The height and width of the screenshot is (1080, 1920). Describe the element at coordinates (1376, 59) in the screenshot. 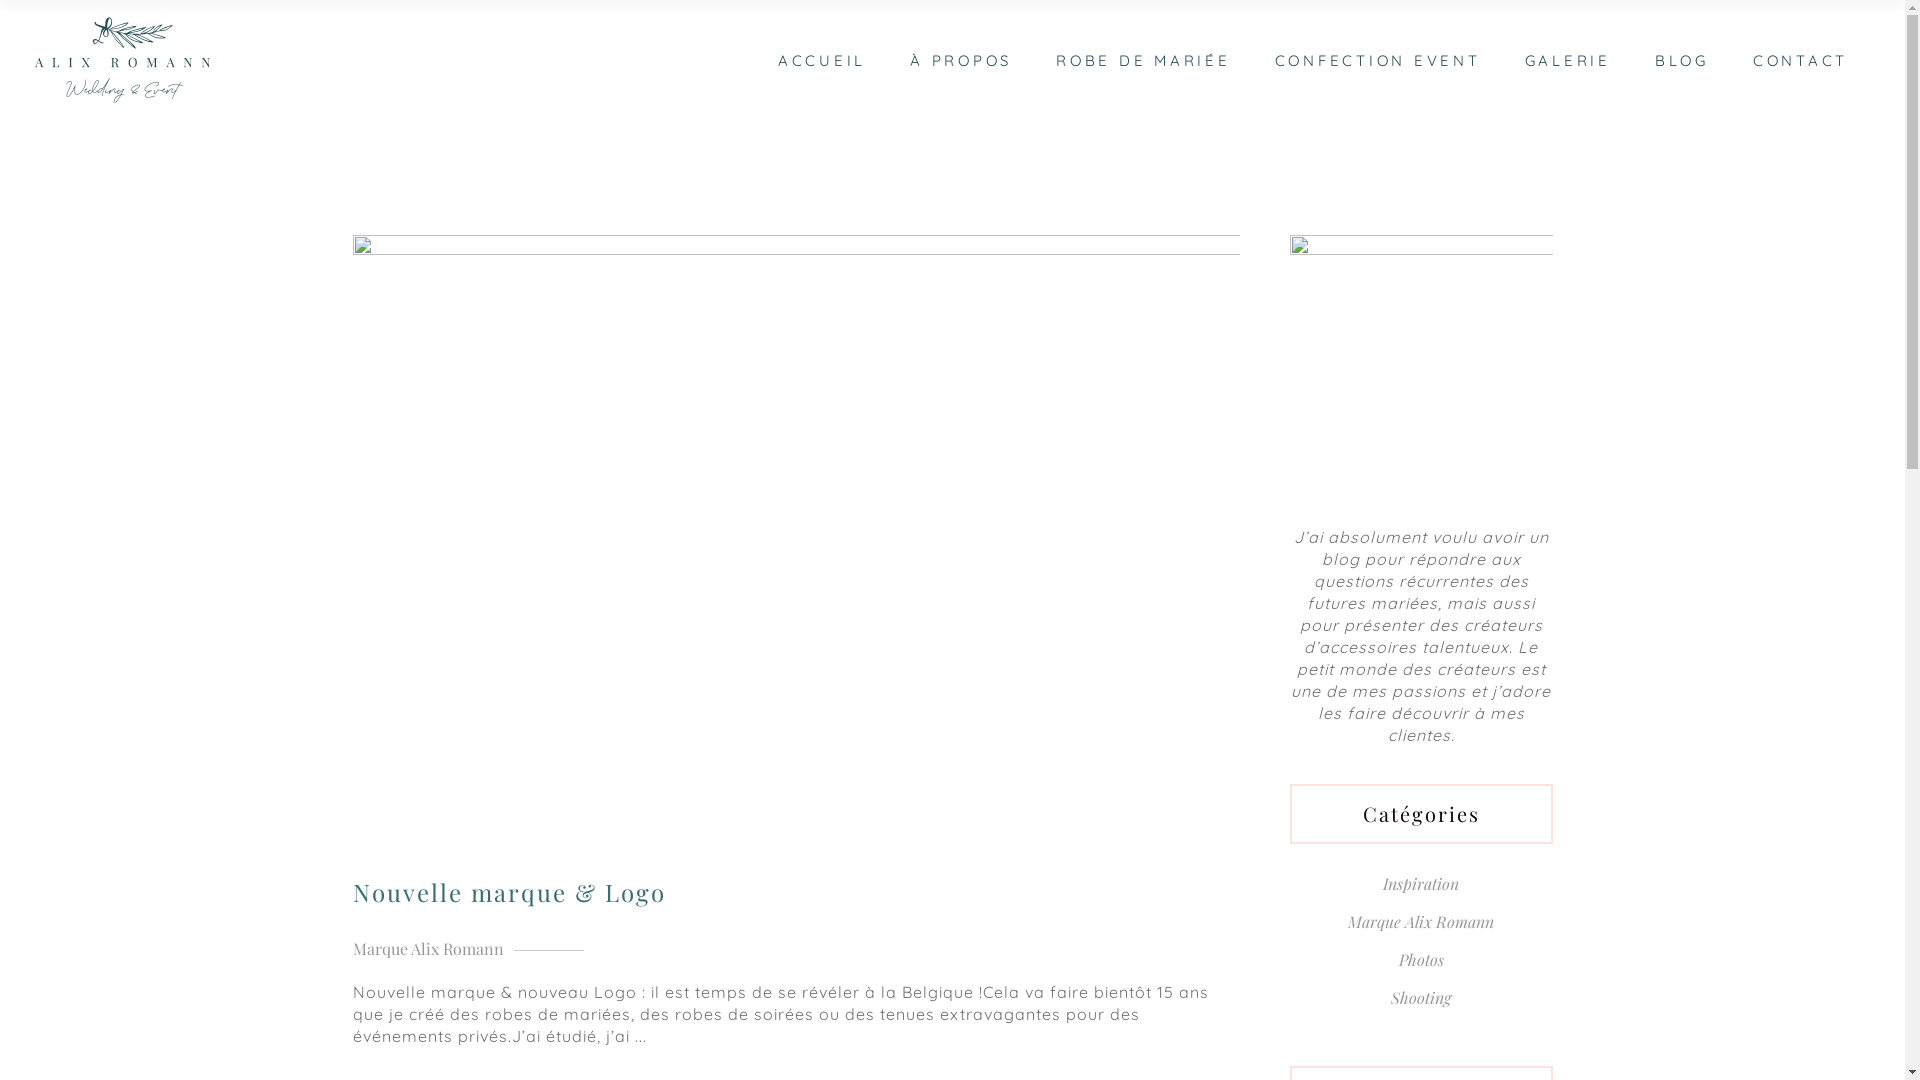

I see `'CONFECTION EVENT'` at that location.